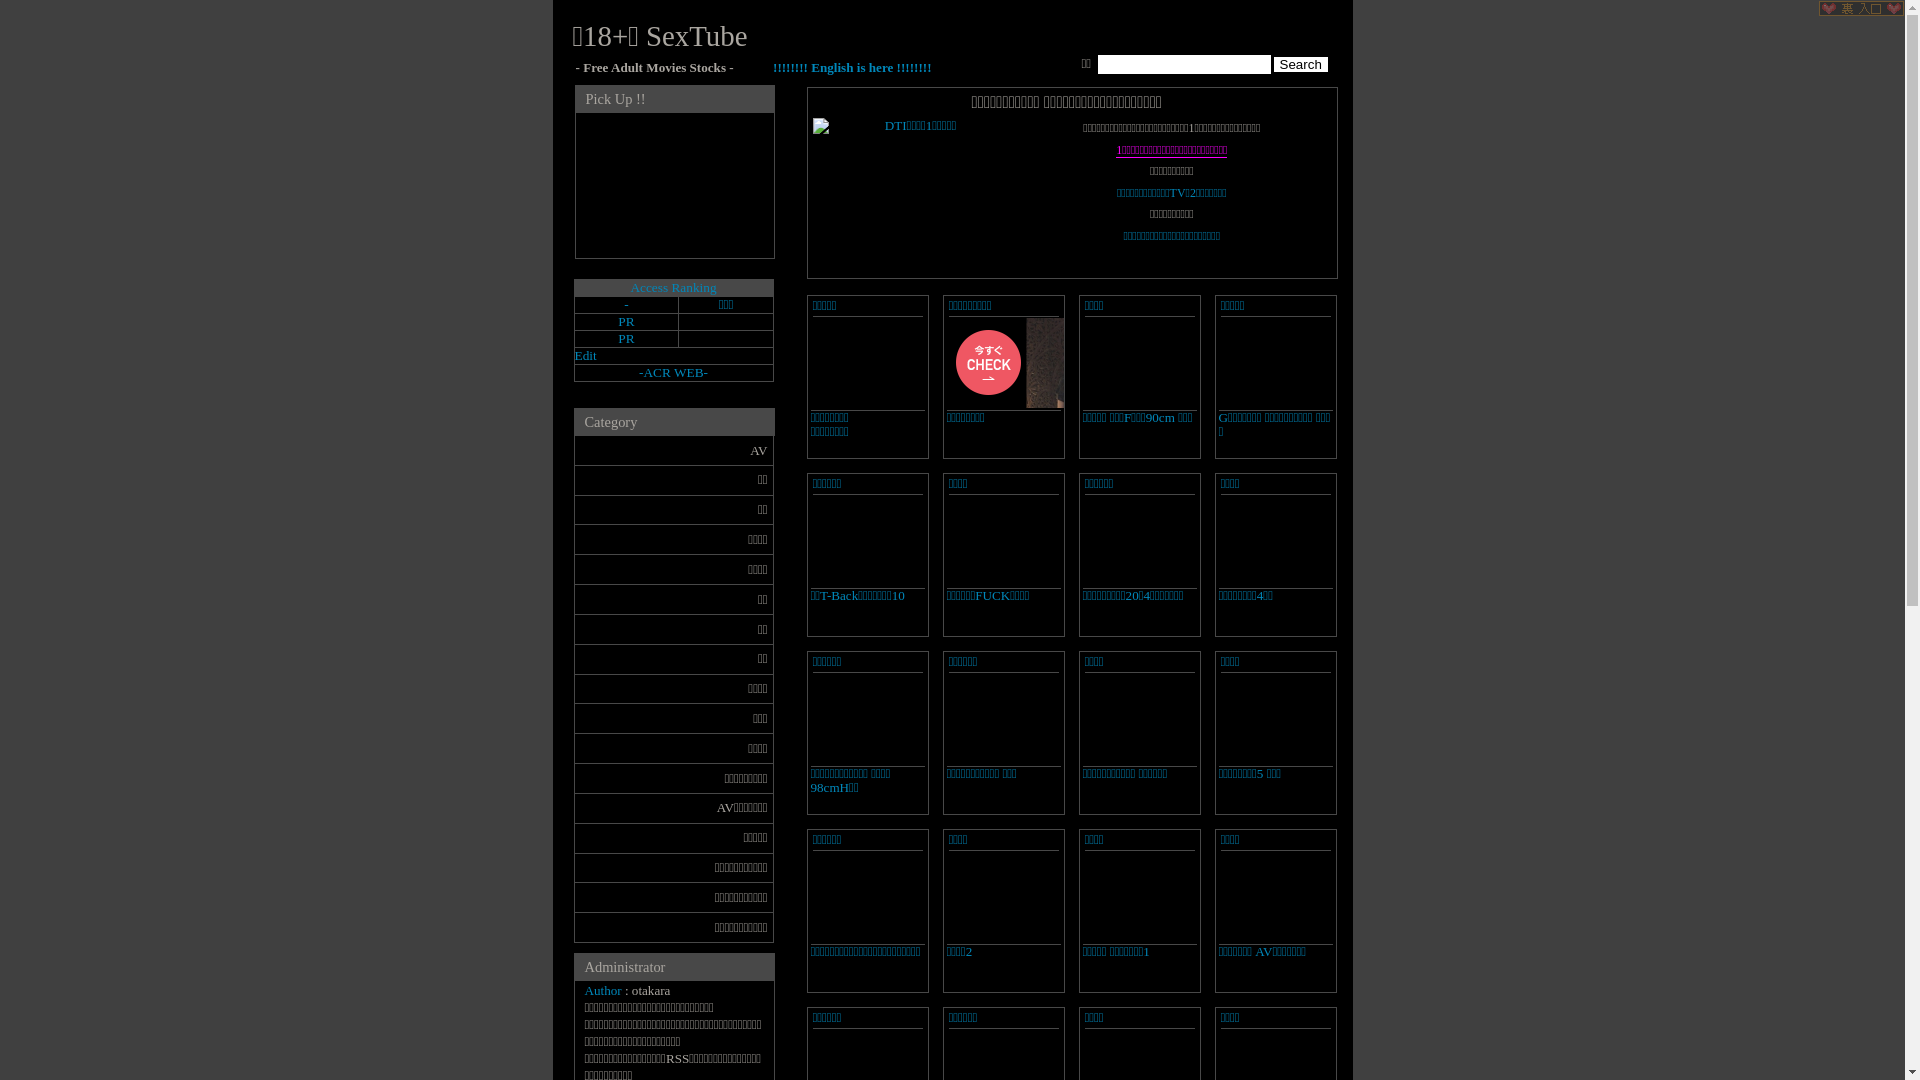  I want to click on '!!!!!!!! English is here !!!!!!!!', so click(771, 66).